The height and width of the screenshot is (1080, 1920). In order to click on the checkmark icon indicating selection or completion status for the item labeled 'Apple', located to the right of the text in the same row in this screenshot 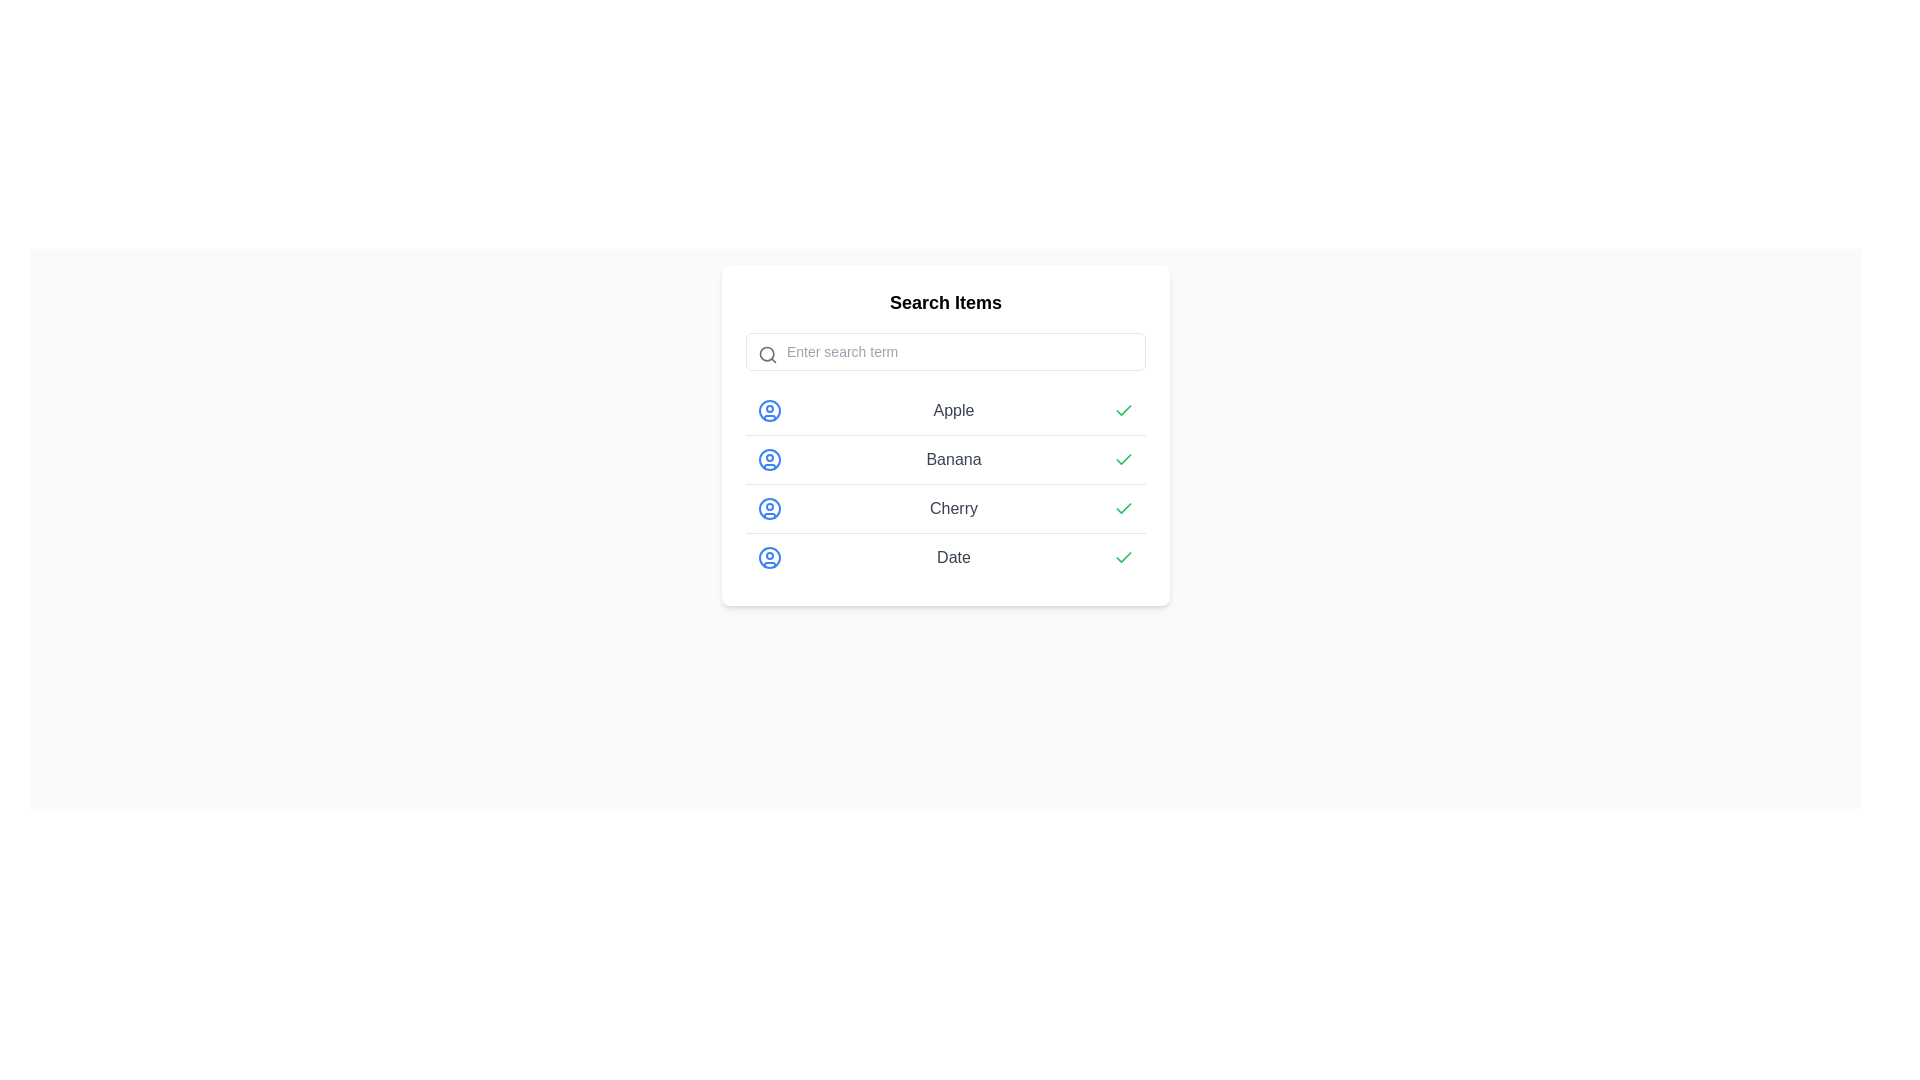, I will do `click(1123, 410)`.